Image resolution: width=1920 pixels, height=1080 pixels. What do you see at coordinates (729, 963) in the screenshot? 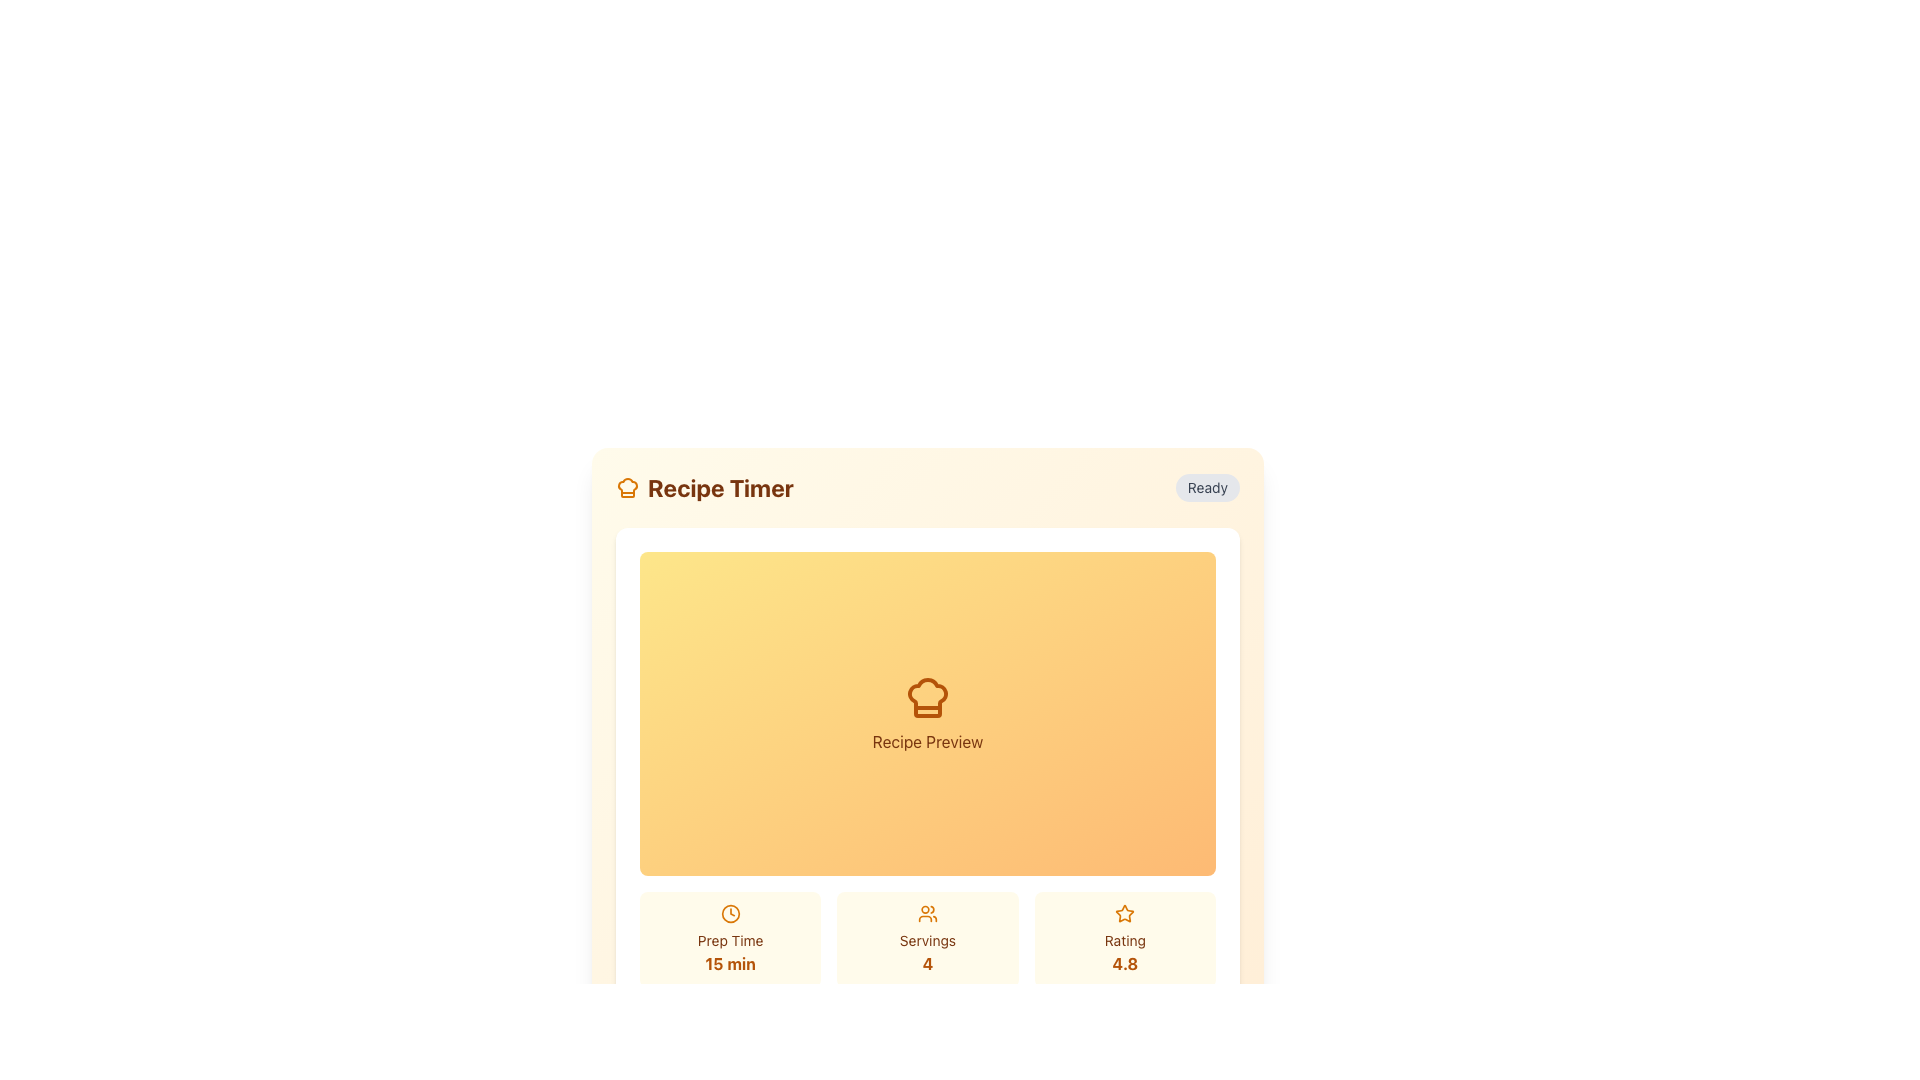
I see `the Text Label that indicates the preparation time for the recipe, which displays '15 minutes' and is located below the 'Prep Time' label` at bounding box center [729, 963].